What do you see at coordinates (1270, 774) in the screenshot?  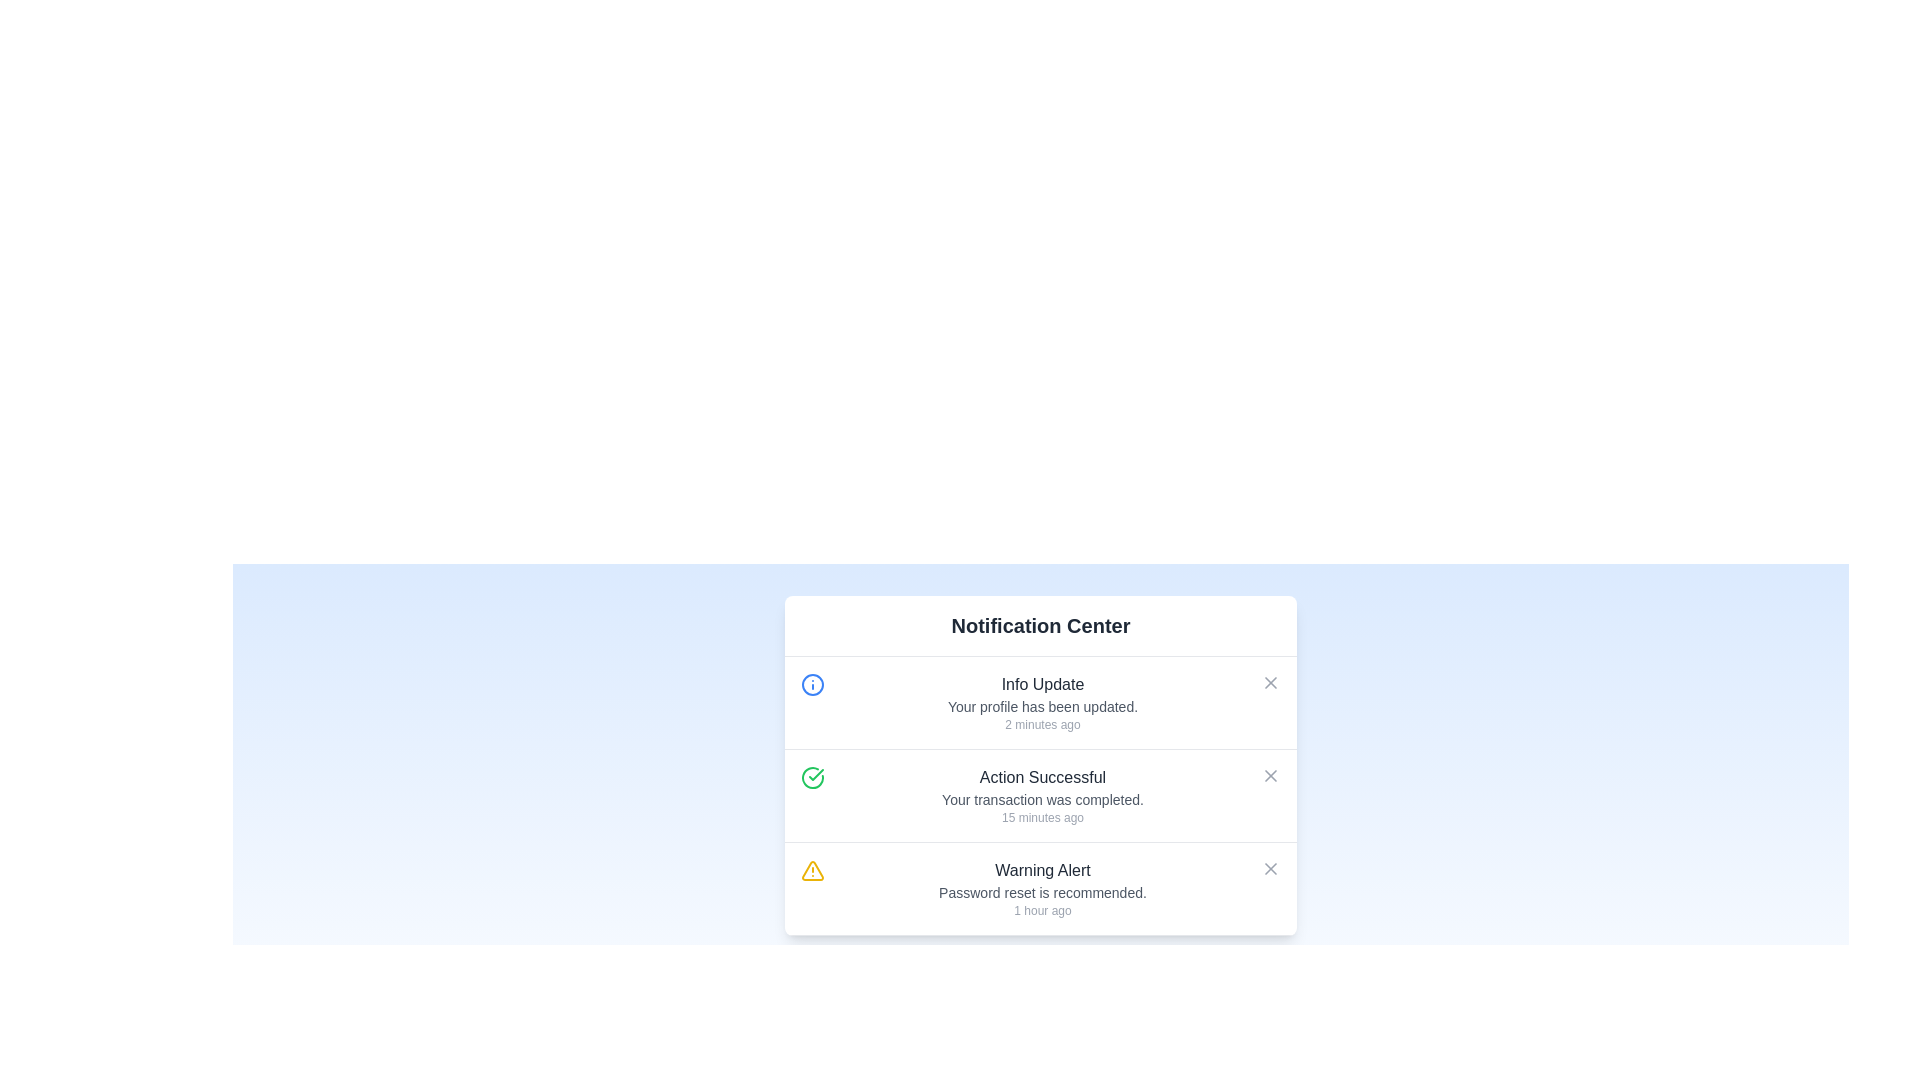 I see `the close icon located in the second notification row next to the text 'Action Successful'` at bounding box center [1270, 774].